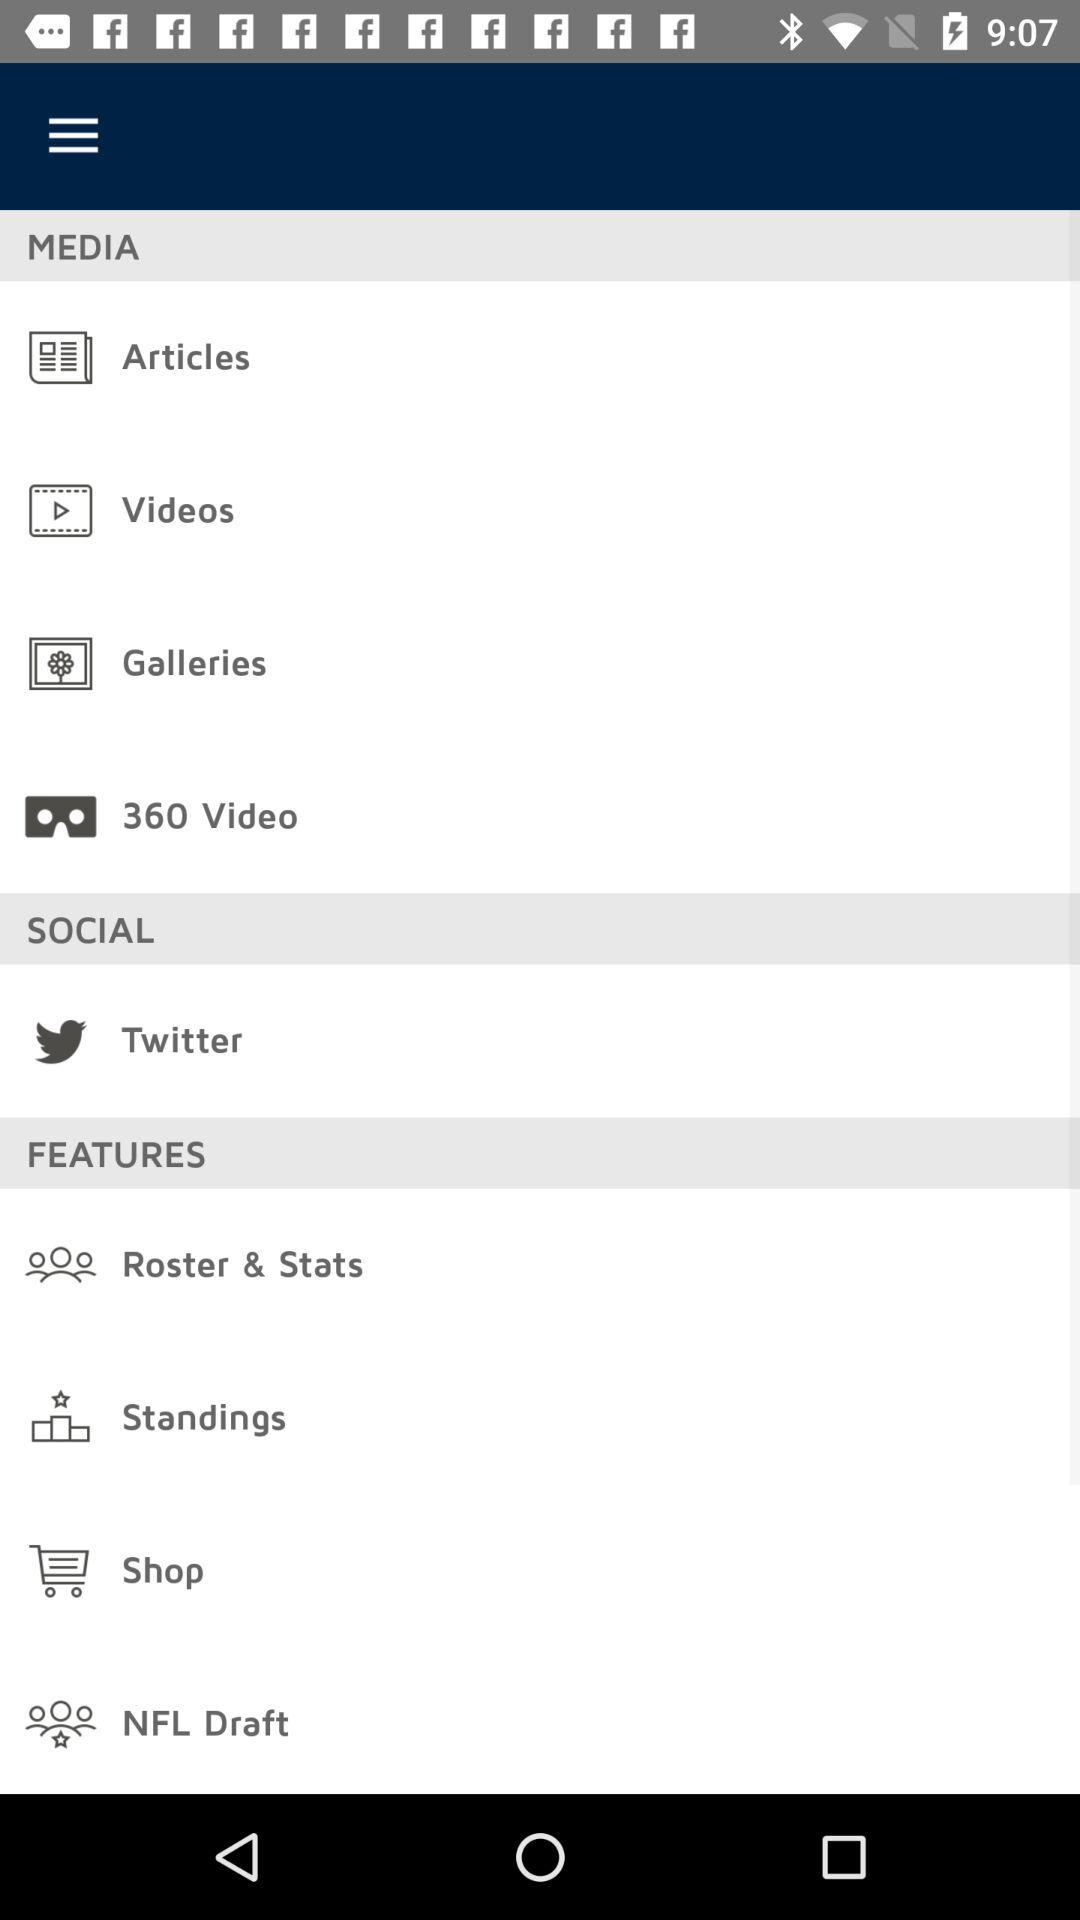  What do you see at coordinates (60, 1040) in the screenshot?
I see `the twitter icon` at bounding box center [60, 1040].